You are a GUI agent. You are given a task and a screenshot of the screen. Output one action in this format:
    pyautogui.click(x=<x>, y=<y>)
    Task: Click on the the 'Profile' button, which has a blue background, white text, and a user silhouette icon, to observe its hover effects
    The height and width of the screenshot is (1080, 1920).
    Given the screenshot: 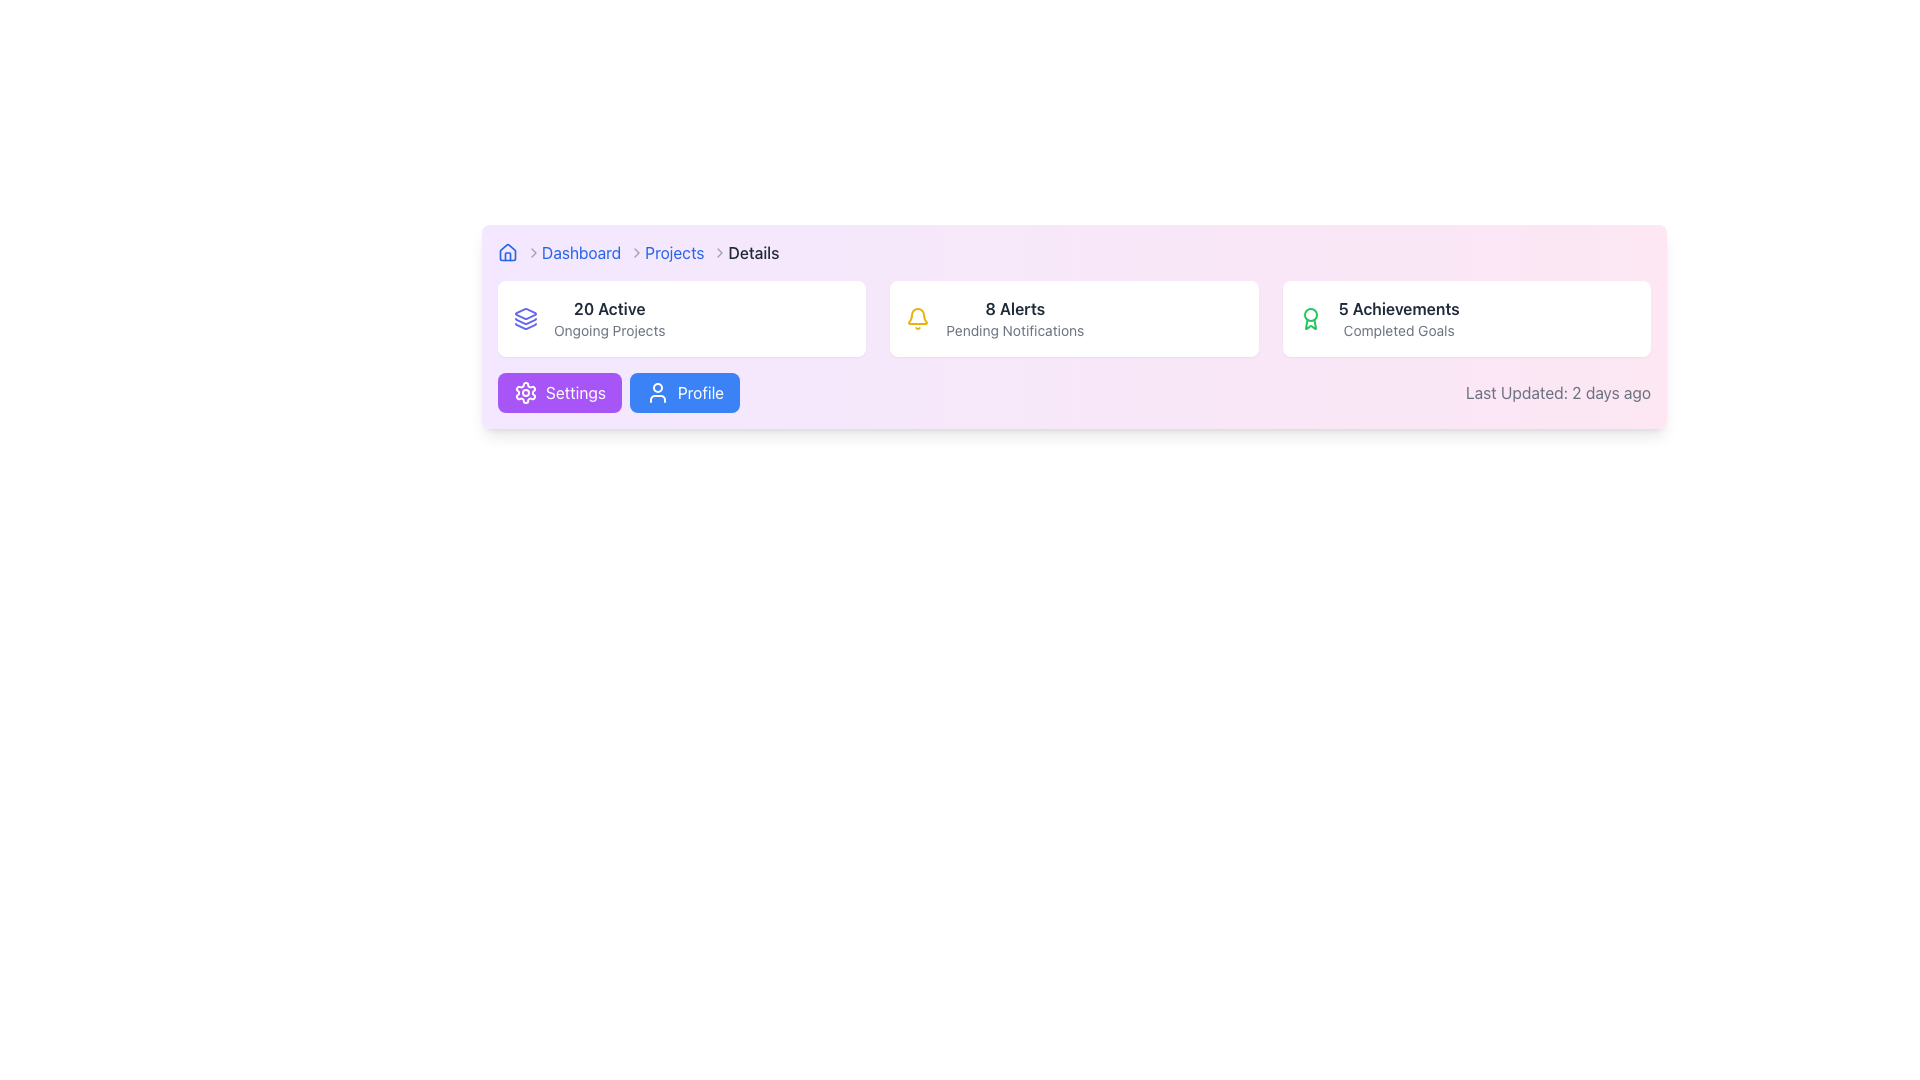 What is the action you would take?
    pyautogui.click(x=685, y=393)
    